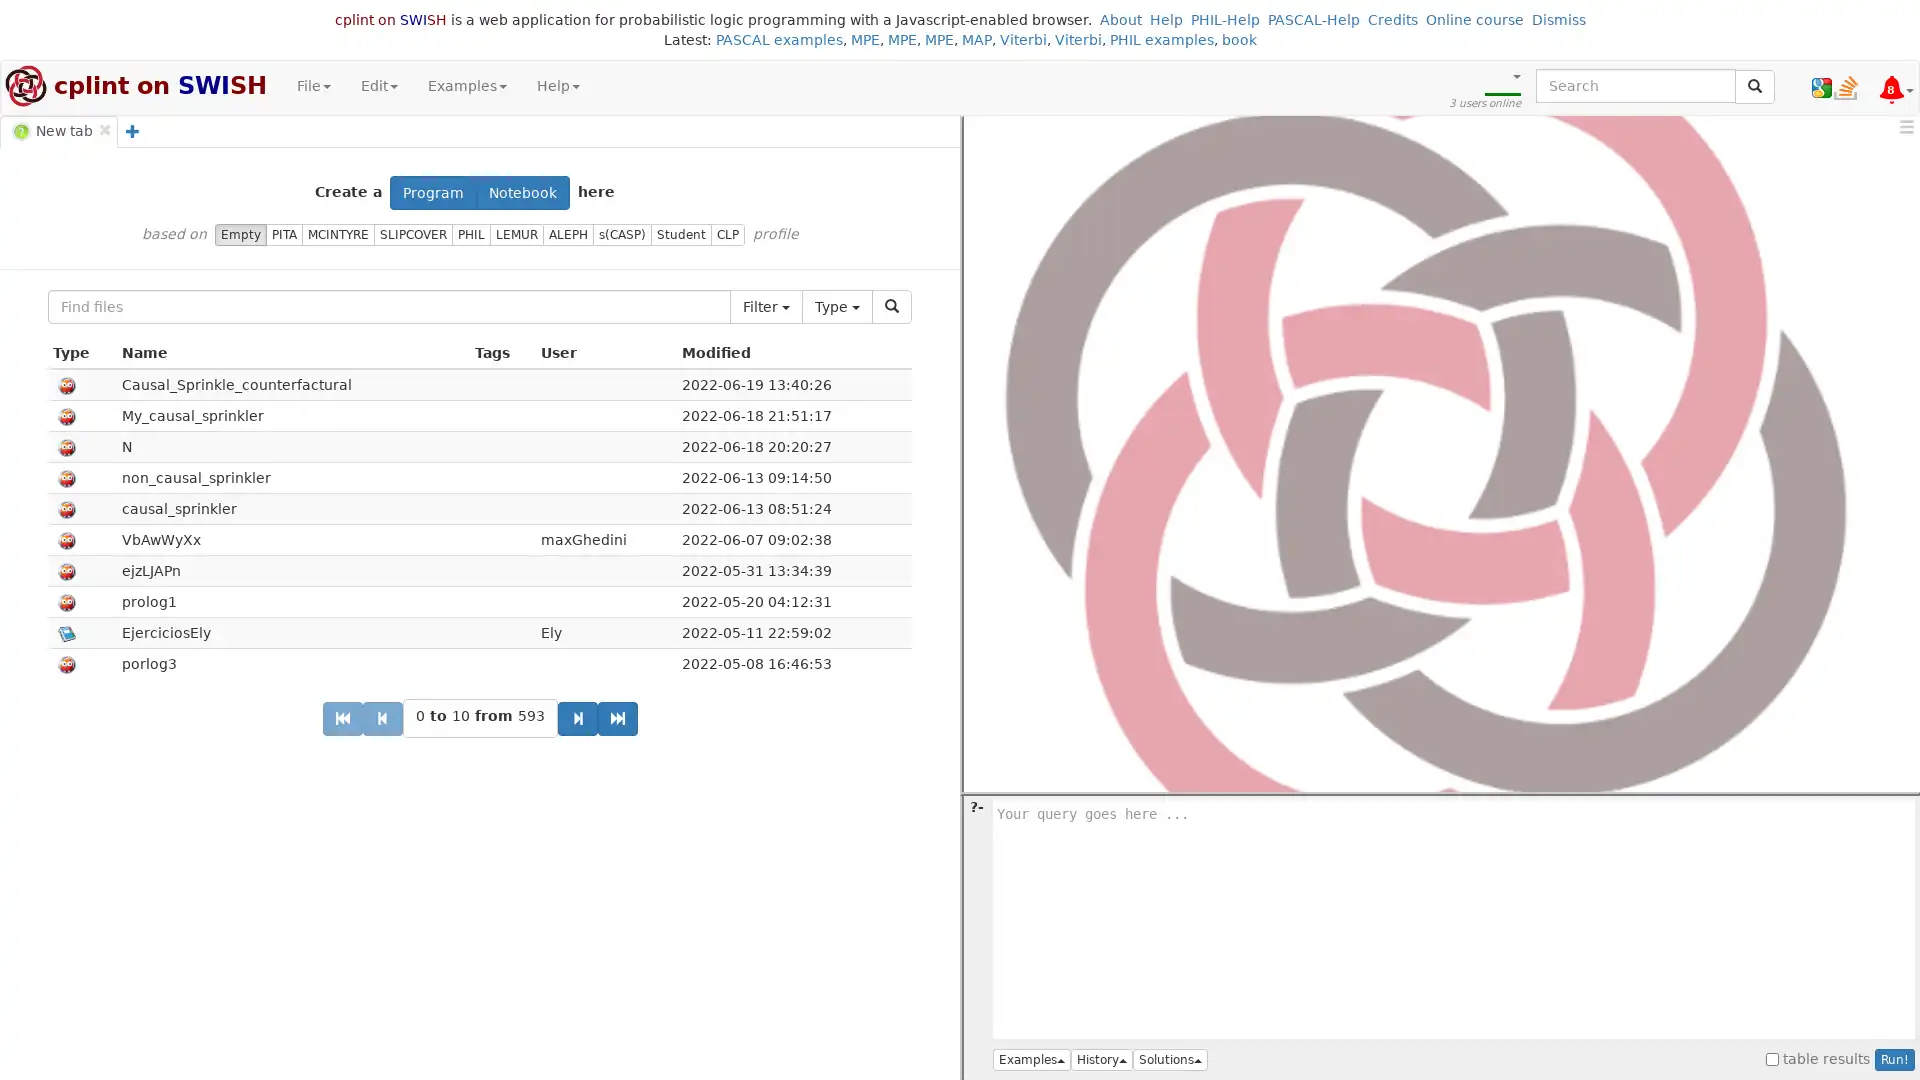 The image size is (1920, 1080). Describe the element at coordinates (432, 192) in the screenshot. I see `Program` at that location.